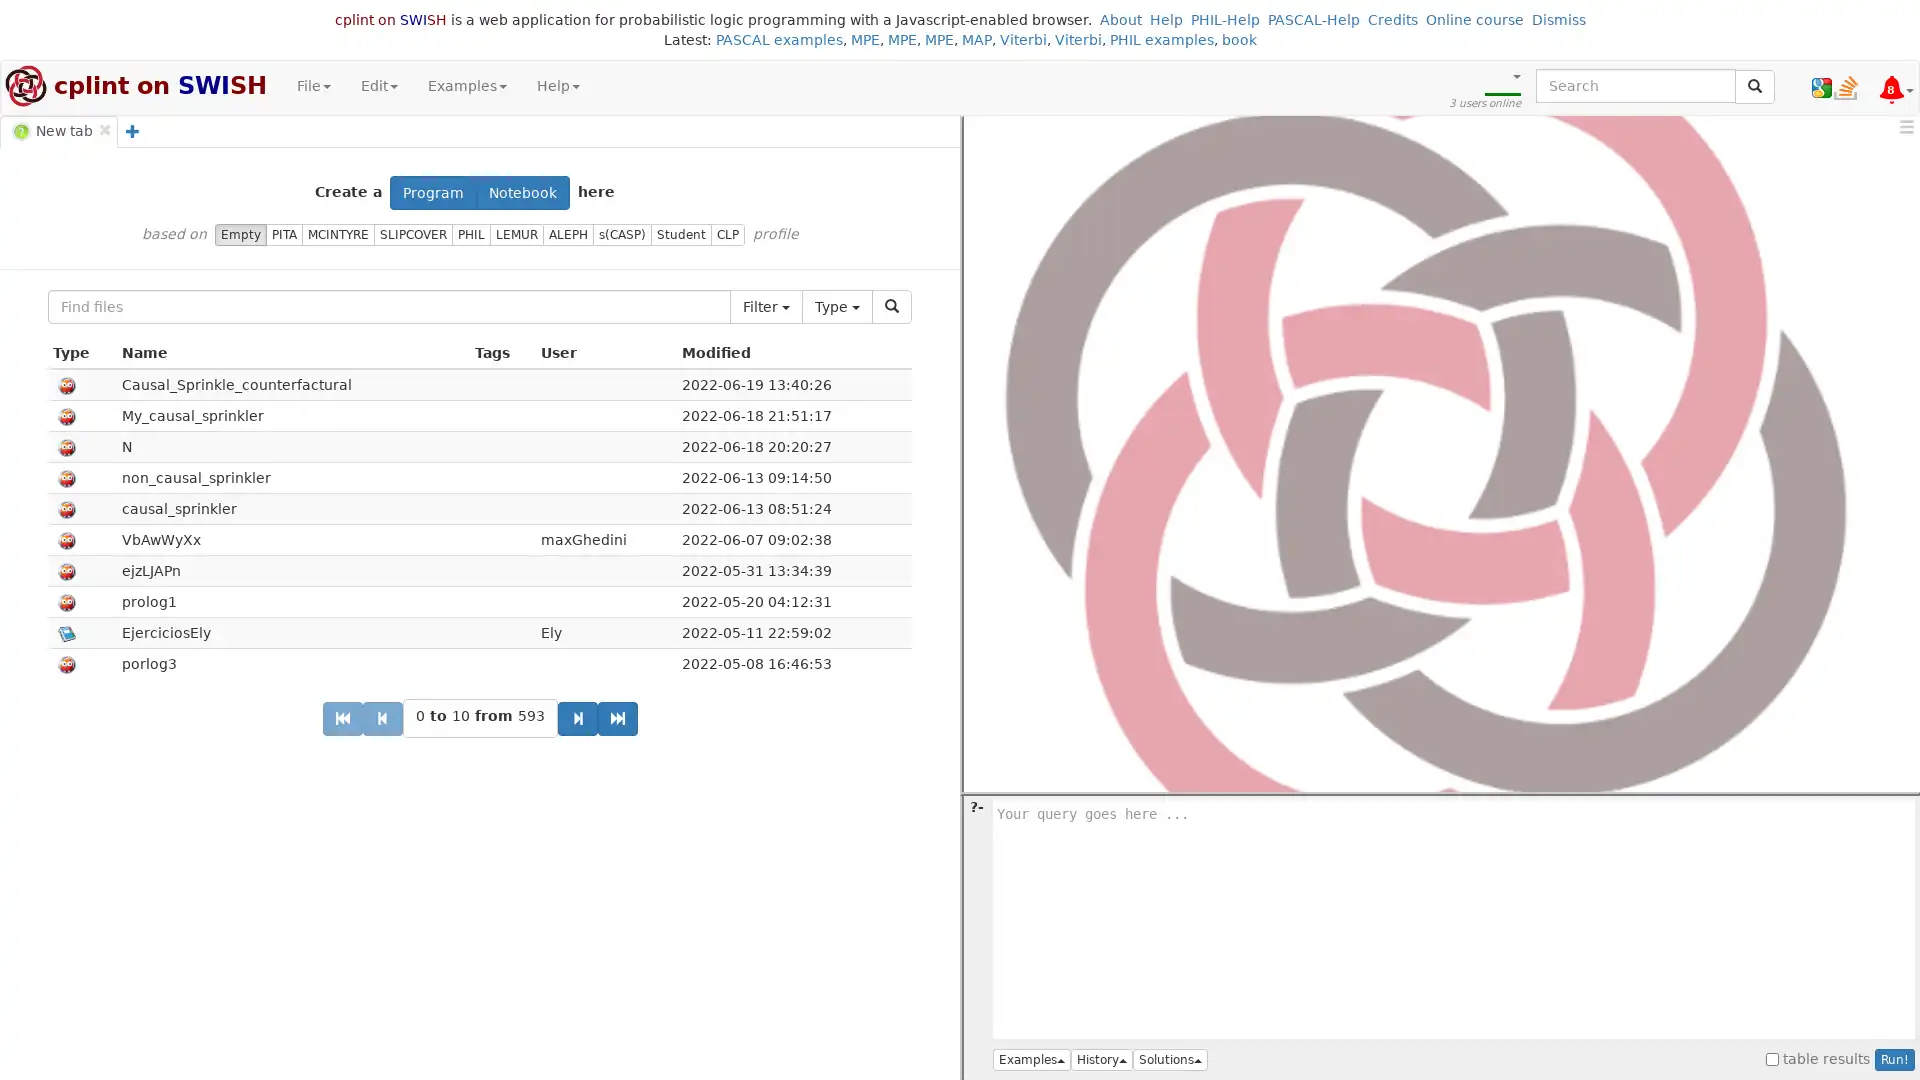 The image size is (1920, 1080). Describe the element at coordinates (432, 192) in the screenshot. I see `Program` at that location.